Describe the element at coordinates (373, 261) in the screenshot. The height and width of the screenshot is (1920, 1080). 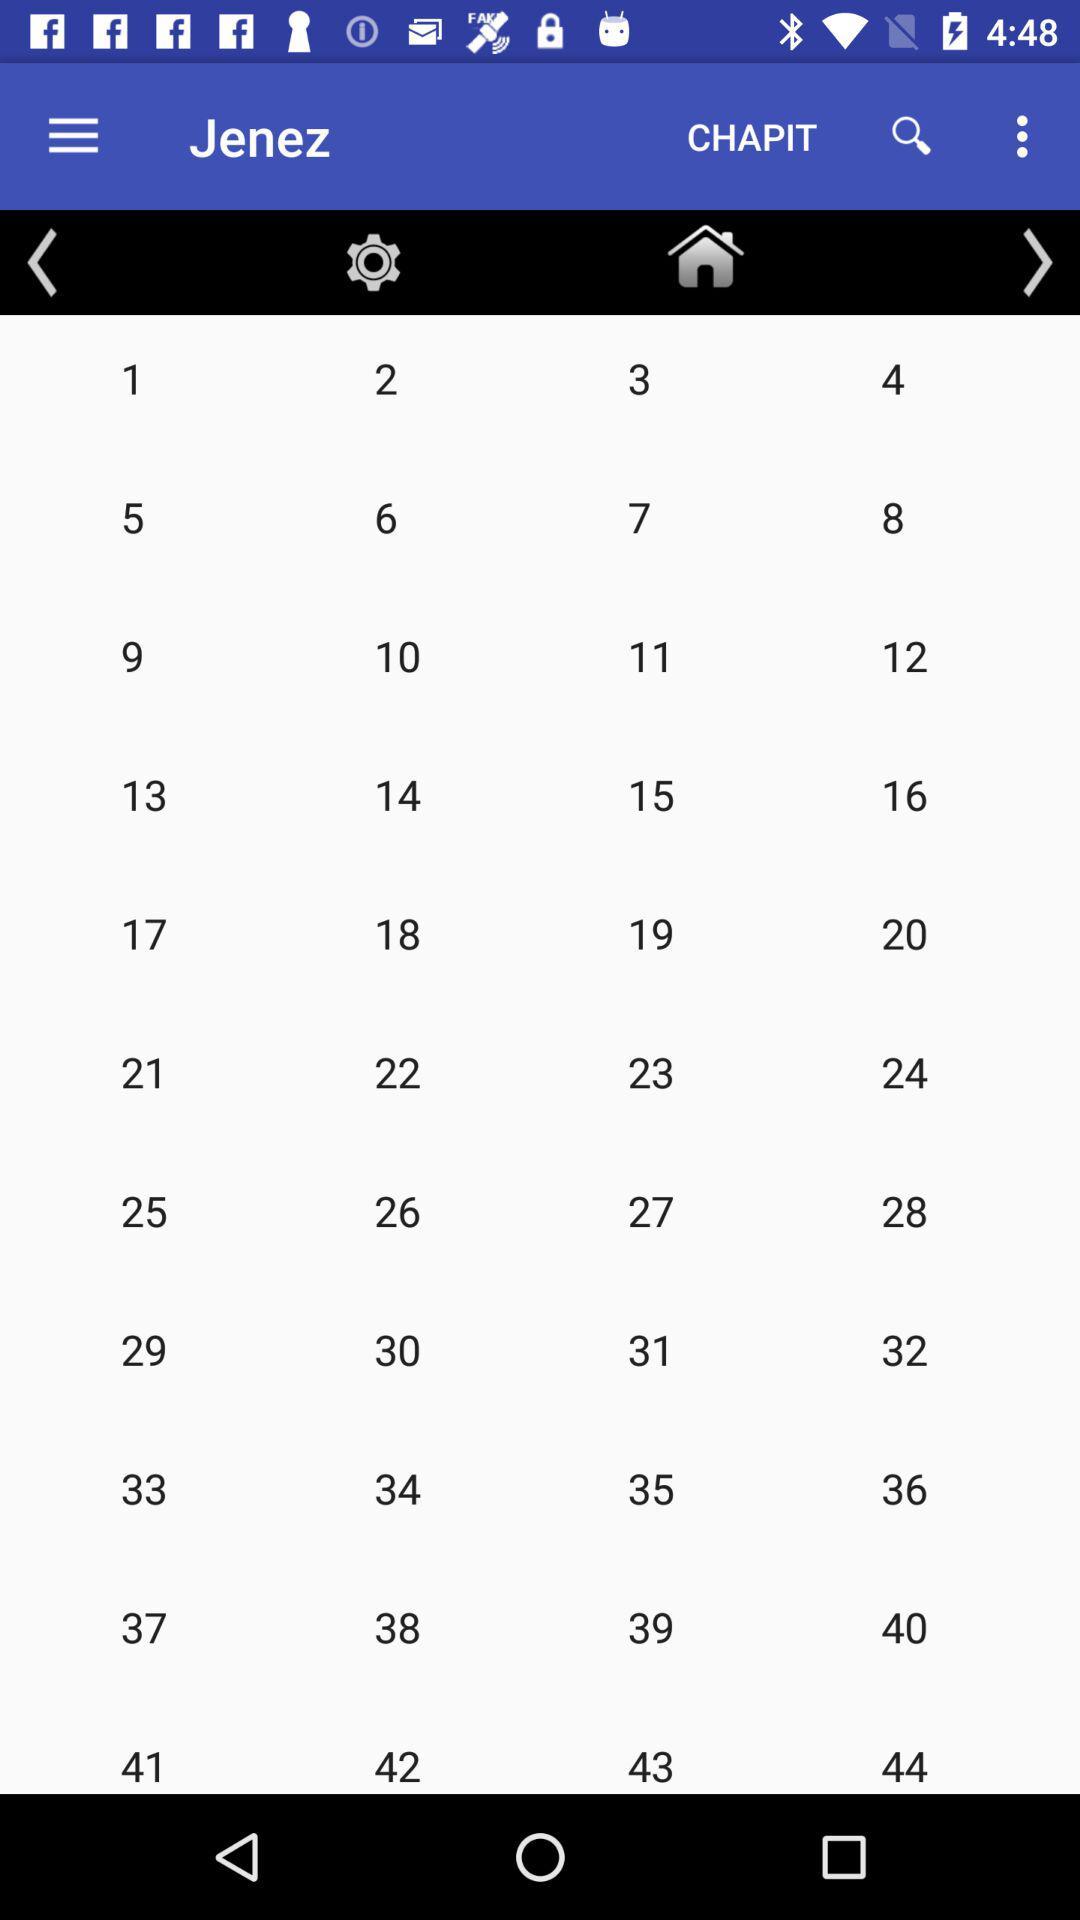
I see `the item above 2 icon` at that location.